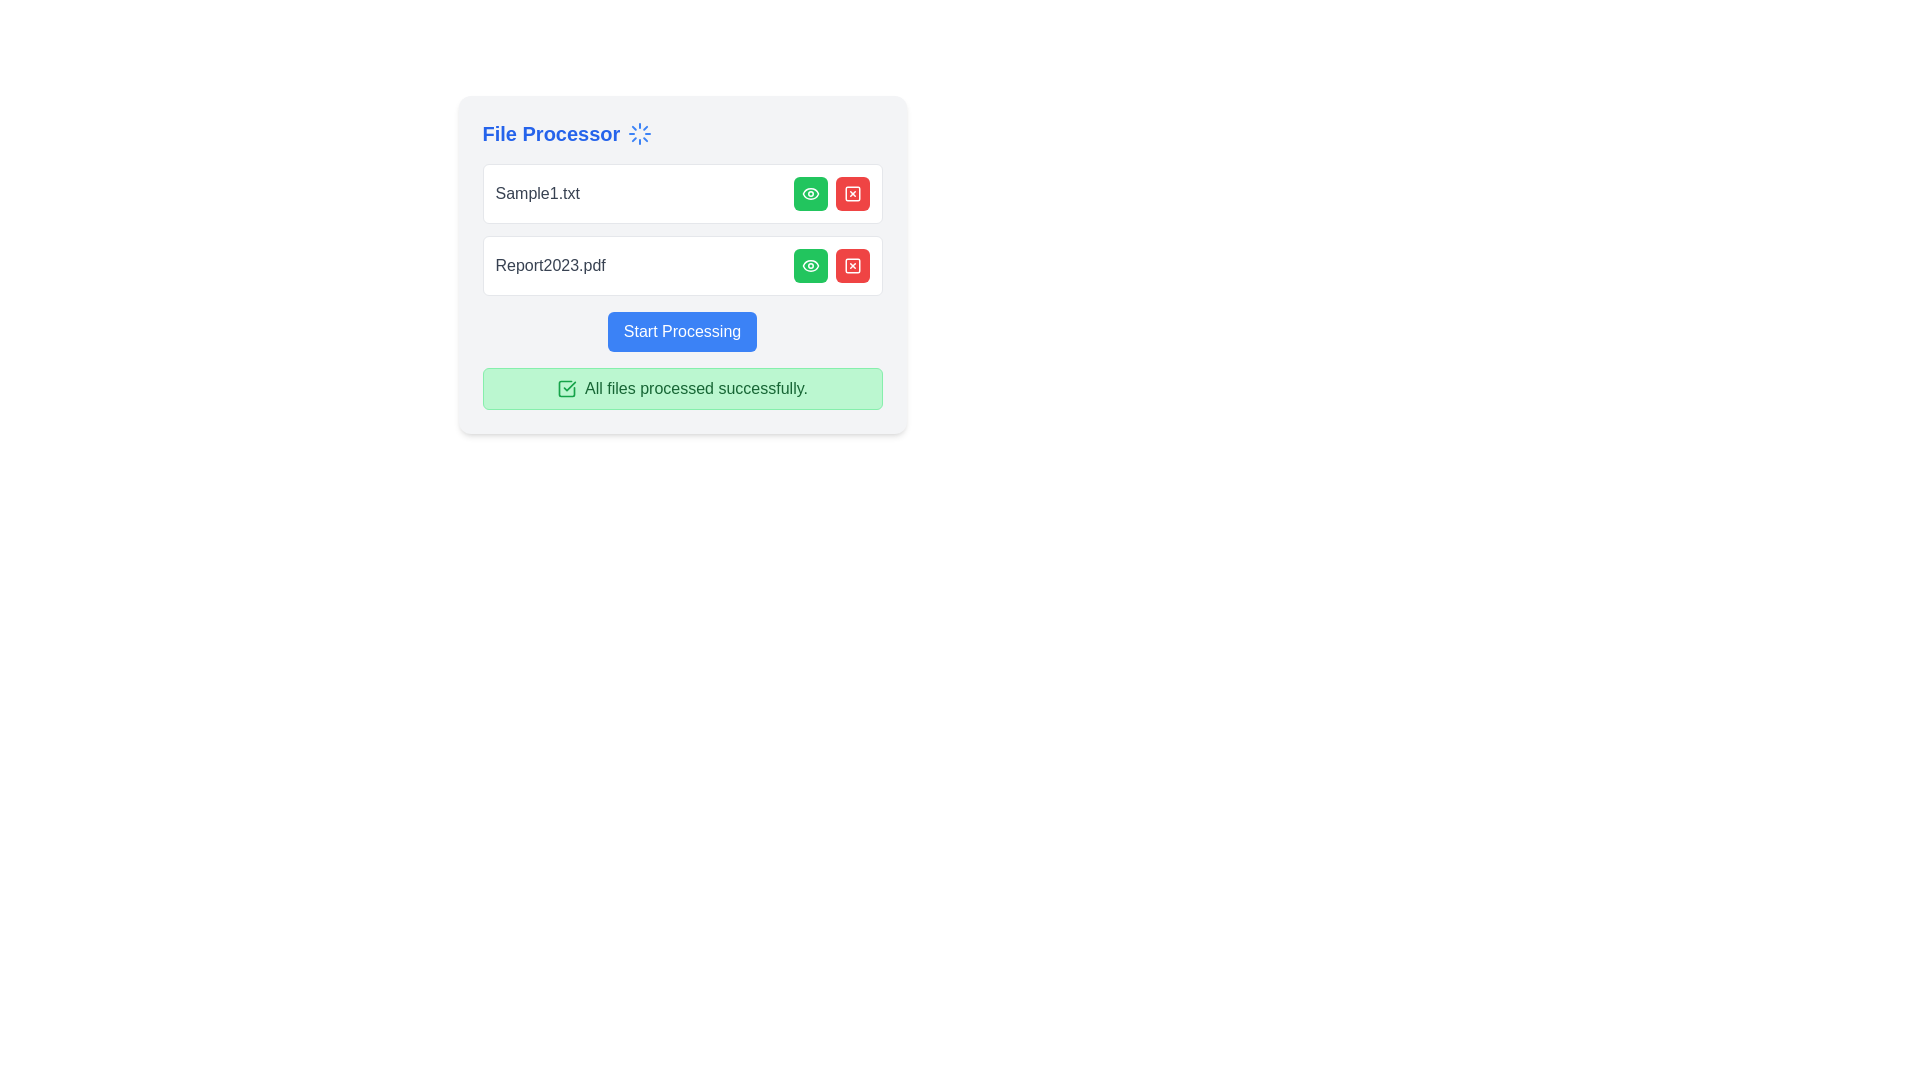 Image resolution: width=1920 pixels, height=1080 pixels. I want to click on the eye icon within the green button next to the file entry titled 'Sample1.txt' to possibly see a tooltip, so click(810, 265).